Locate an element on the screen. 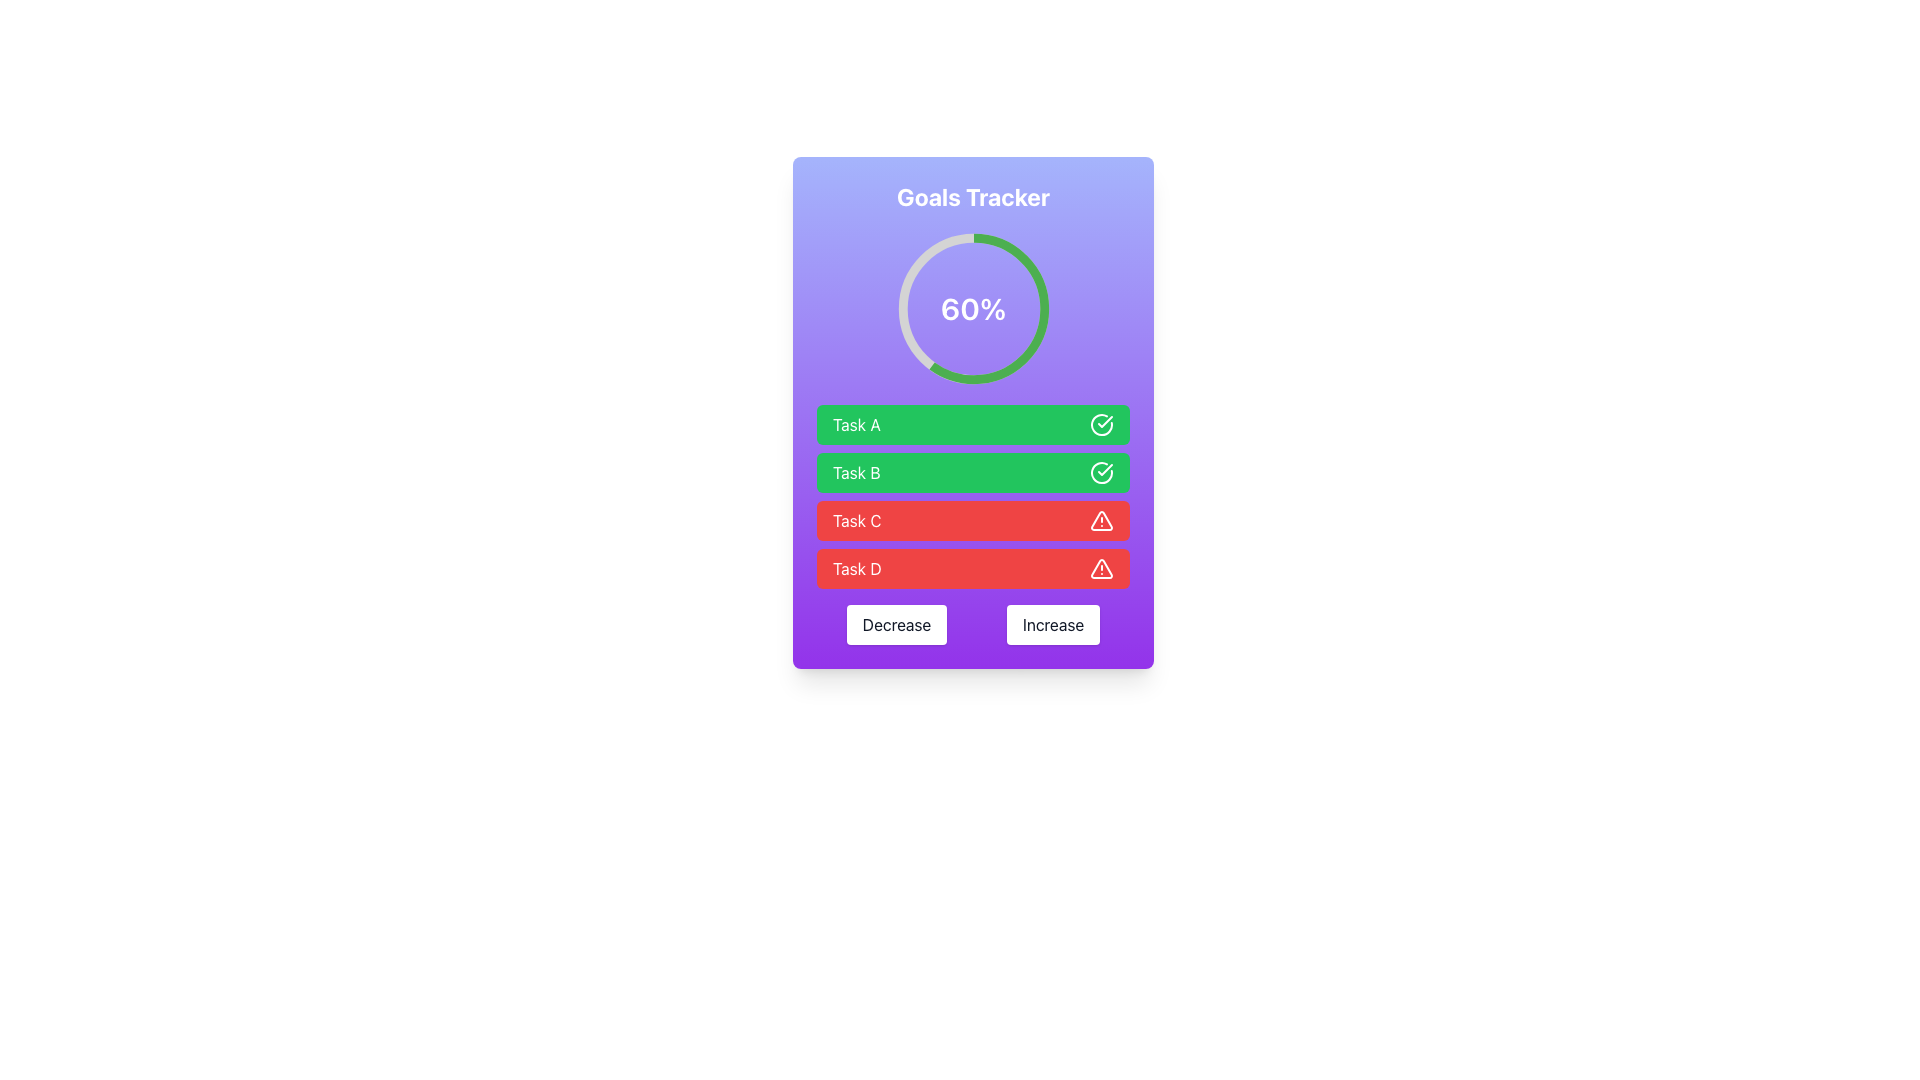 The width and height of the screenshot is (1920, 1080). the 'Task D' text label is located at coordinates (857, 569).